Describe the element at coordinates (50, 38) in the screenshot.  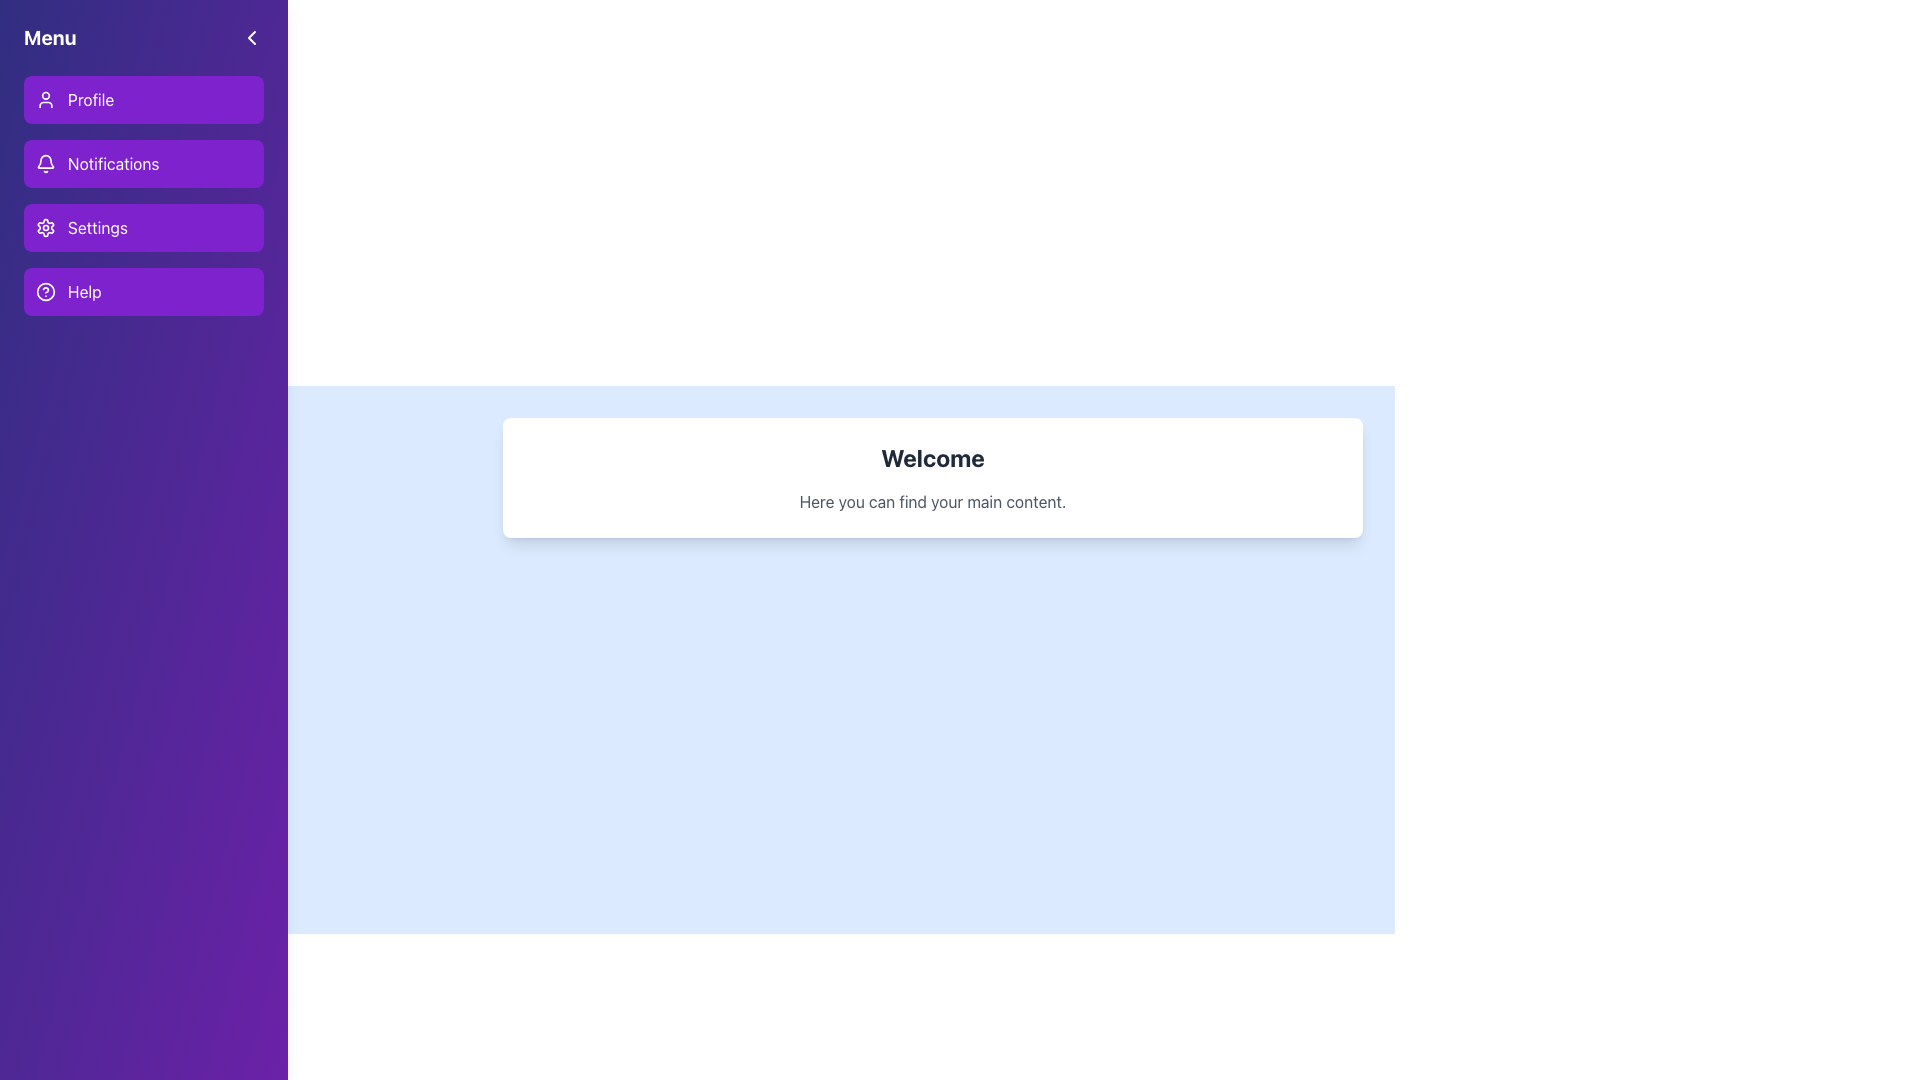
I see `the 'Menu' text label, which is bold, large, and white against a purple background, located at the top-left section of the vertical navigation panel` at that location.